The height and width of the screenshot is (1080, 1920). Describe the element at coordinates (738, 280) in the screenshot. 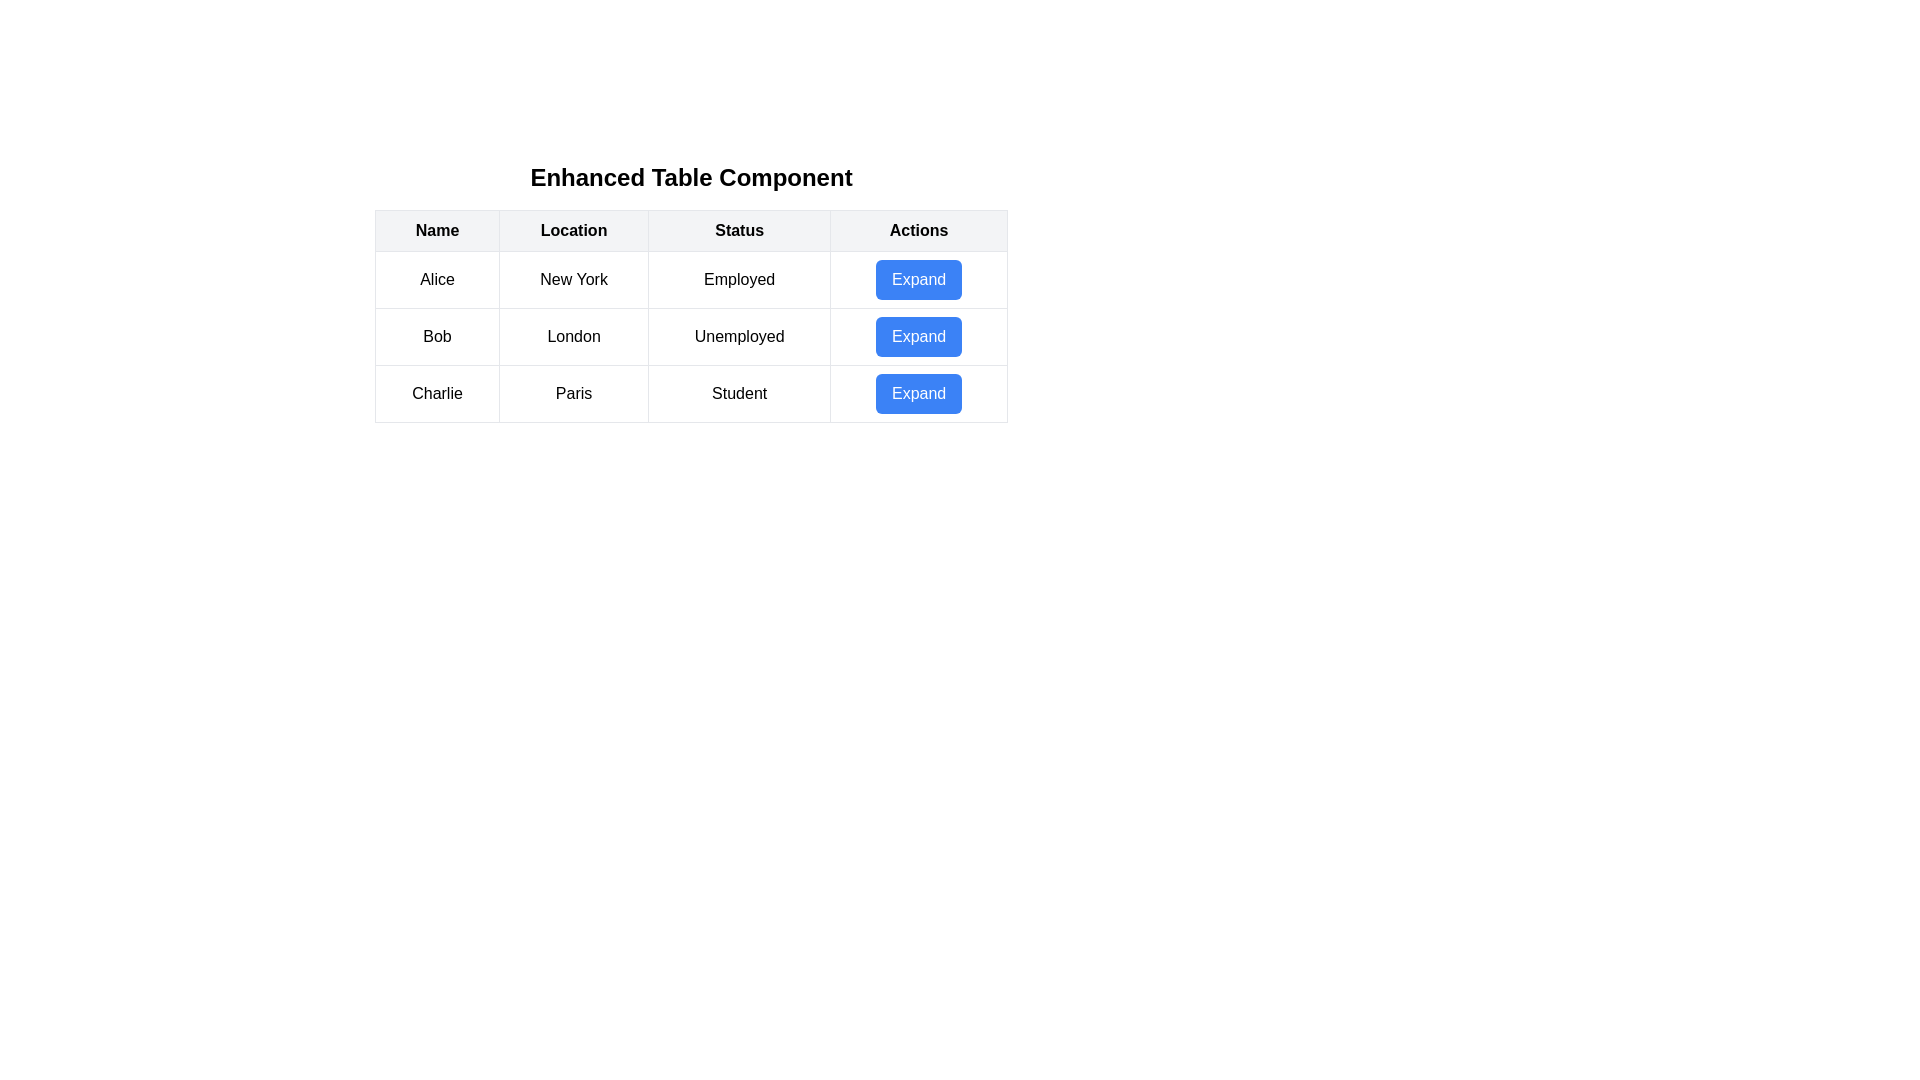

I see `the Static Text Label that displays the employment status in the first row of the table, located in the third column under the header 'Status'` at that location.